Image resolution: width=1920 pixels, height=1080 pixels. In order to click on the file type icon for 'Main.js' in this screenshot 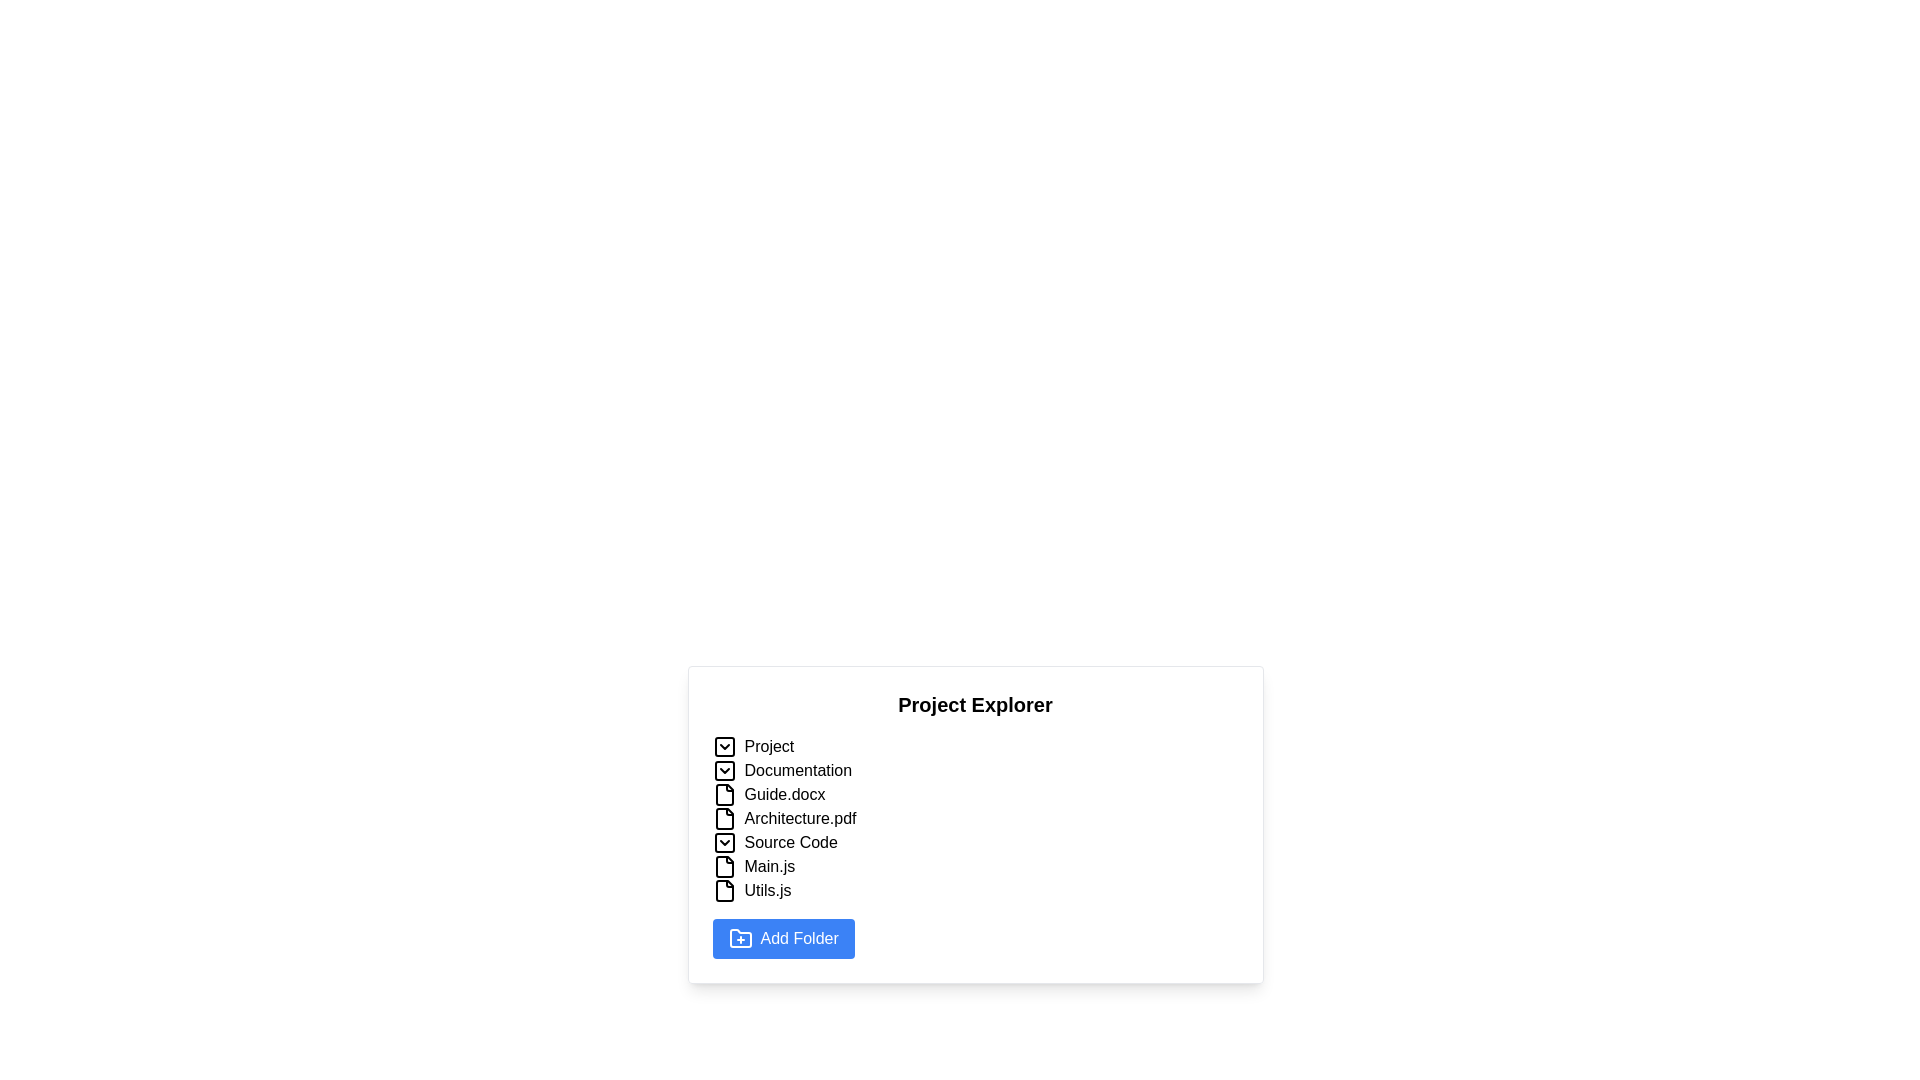, I will do `click(723, 866)`.